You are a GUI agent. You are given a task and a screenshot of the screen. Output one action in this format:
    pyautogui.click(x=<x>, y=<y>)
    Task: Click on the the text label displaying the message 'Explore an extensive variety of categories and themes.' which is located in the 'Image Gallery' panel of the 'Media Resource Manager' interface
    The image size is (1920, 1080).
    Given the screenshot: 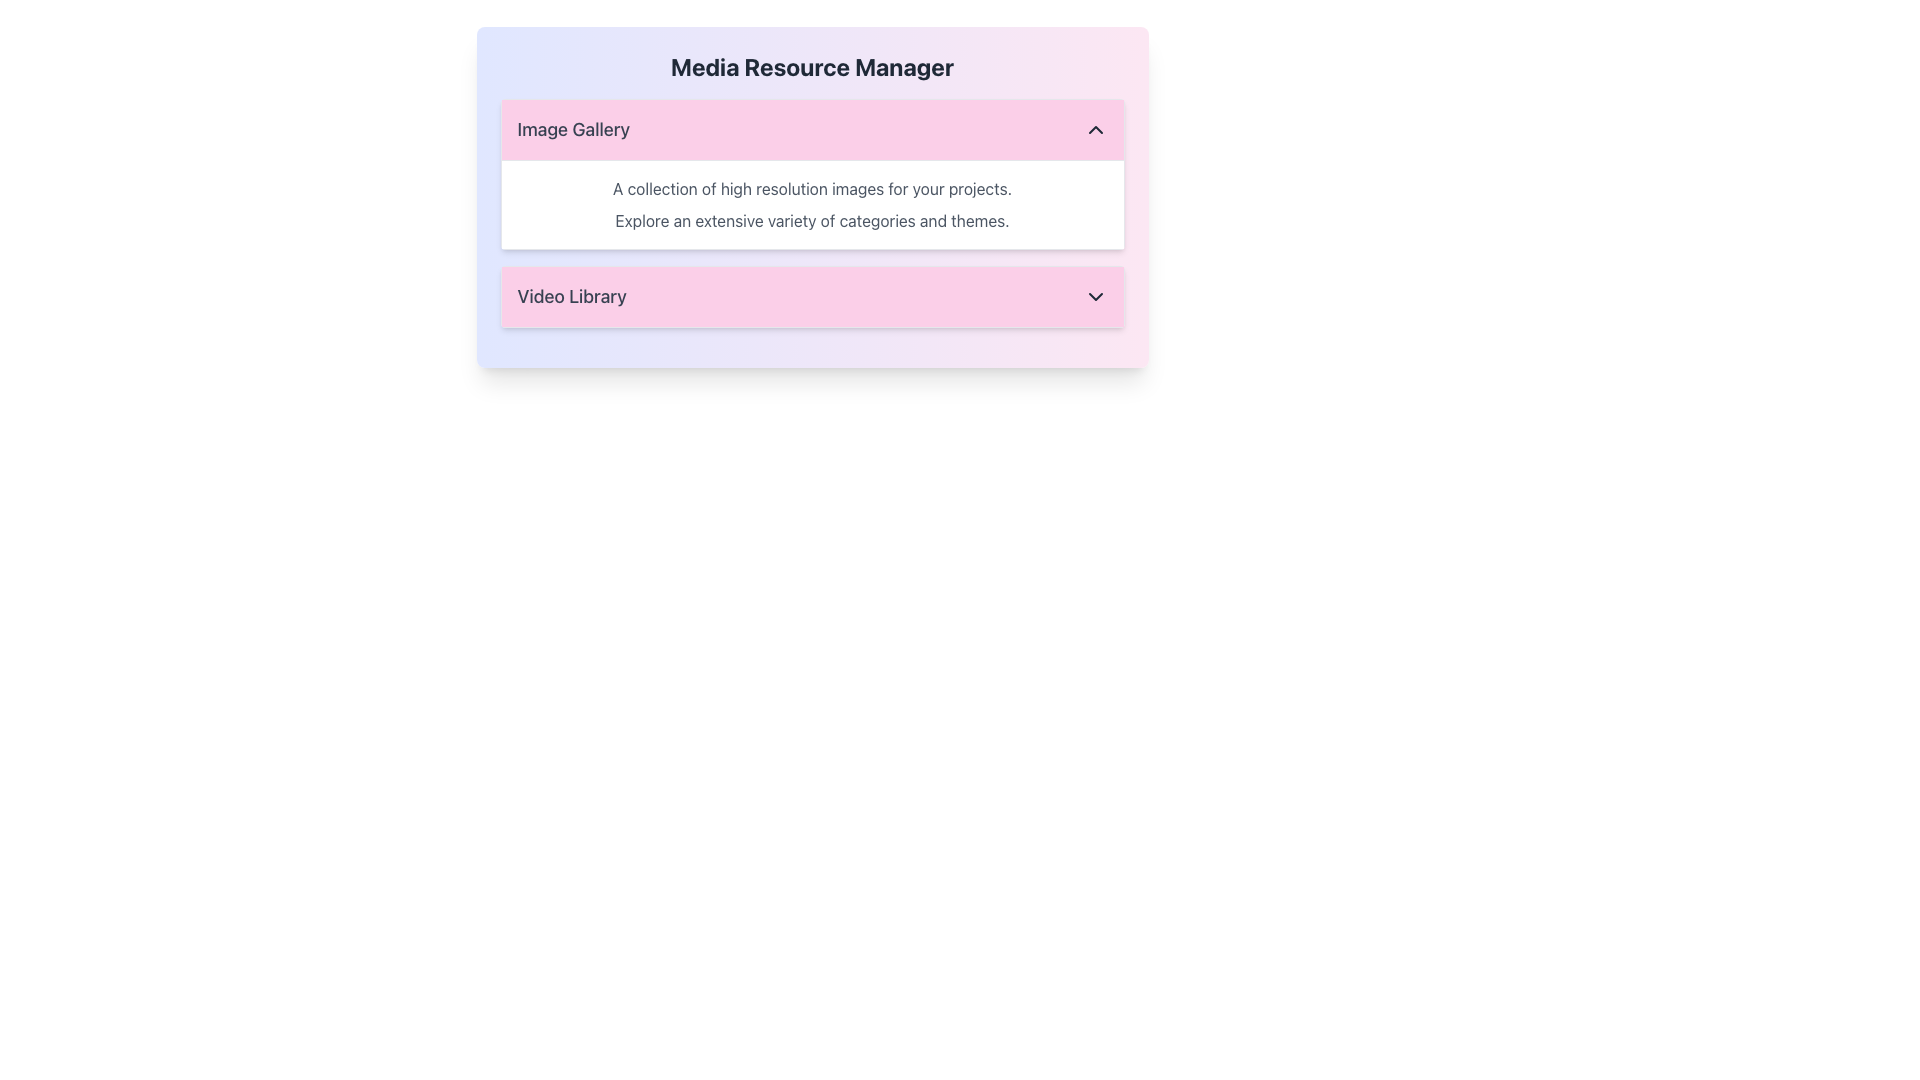 What is the action you would take?
    pyautogui.click(x=812, y=220)
    